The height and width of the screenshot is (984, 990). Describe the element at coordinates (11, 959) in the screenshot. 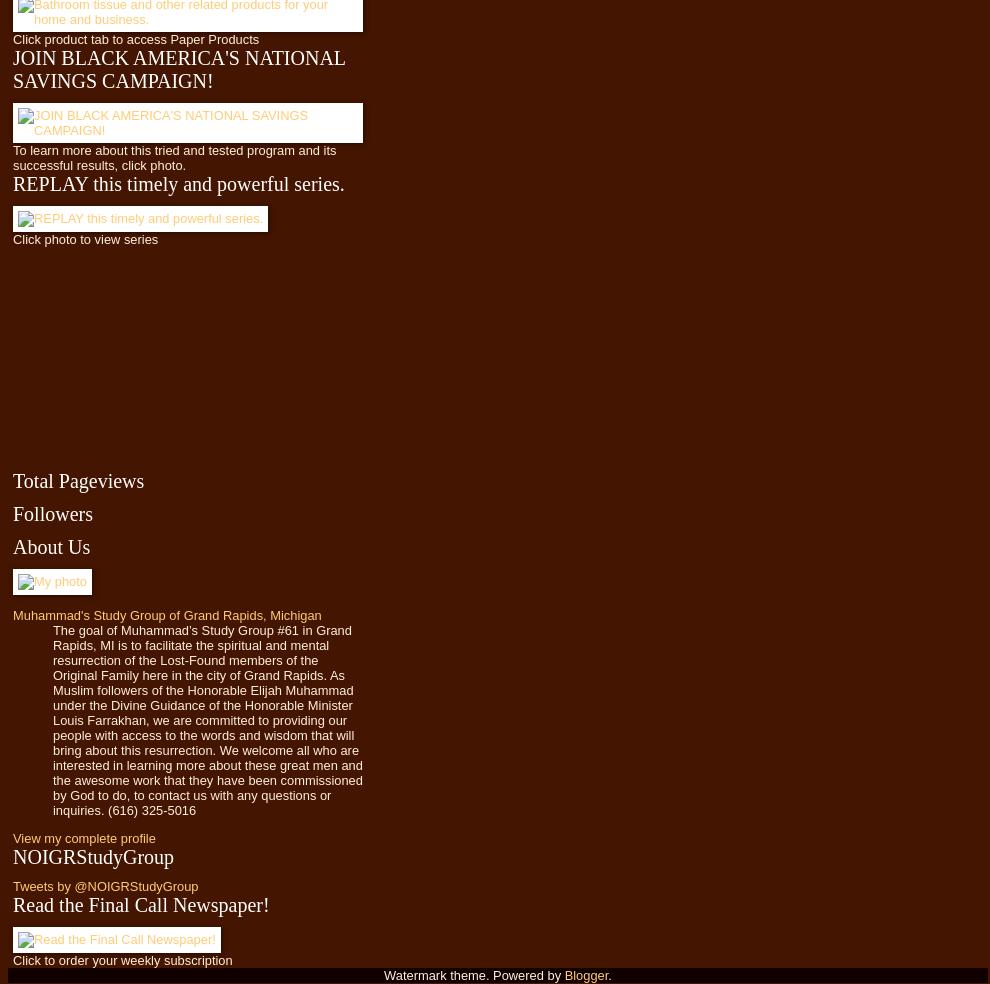

I see `'Click to order your weekly subscription'` at that location.